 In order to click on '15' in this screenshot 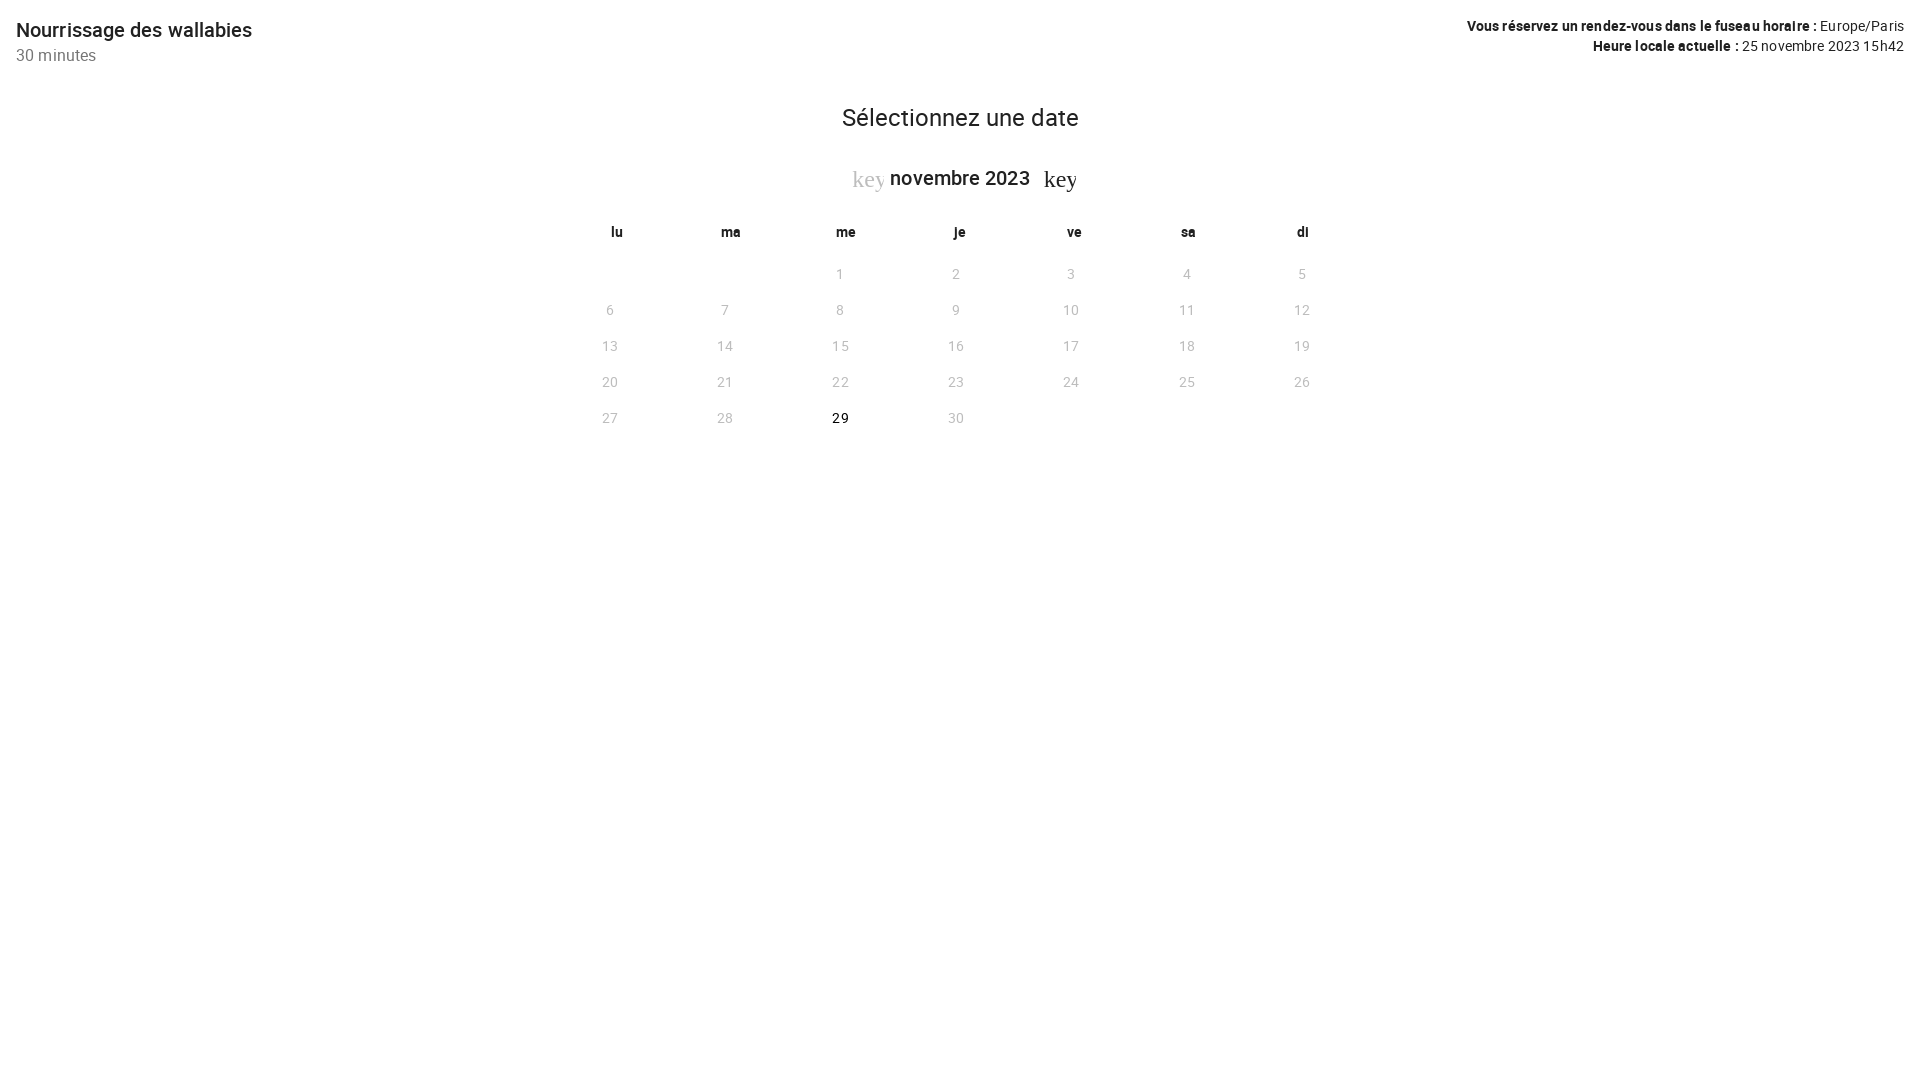, I will do `click(781, 345)`.